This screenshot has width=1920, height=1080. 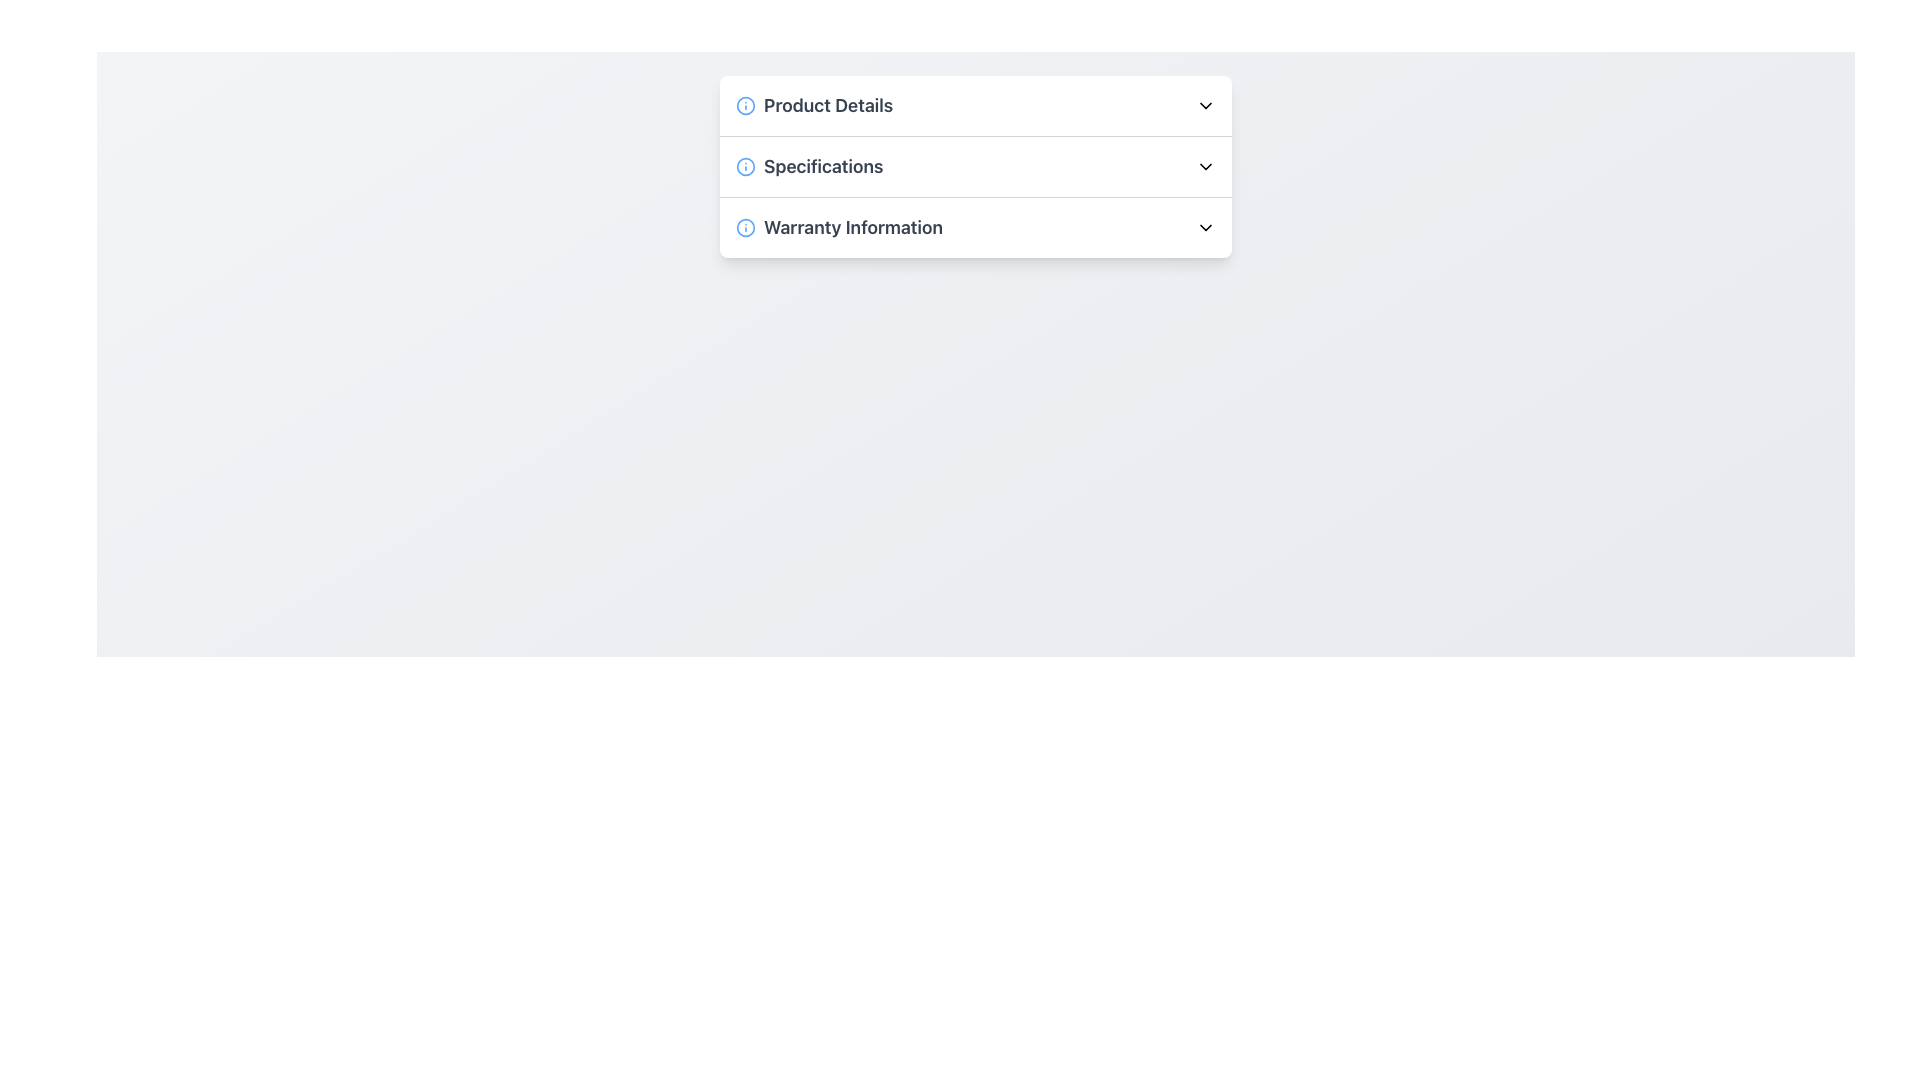 I want to click on the collapsible icon indicating 'Warranty Information' to potentially display a tooltip, so click(x=1204, y=226).